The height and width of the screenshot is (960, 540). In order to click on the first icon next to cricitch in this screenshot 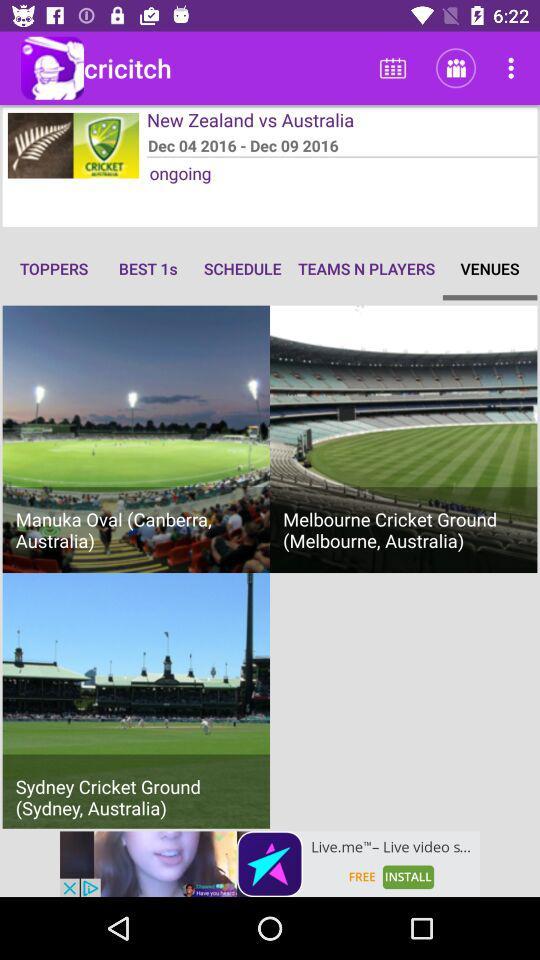, I will do `click(393, 68)`.